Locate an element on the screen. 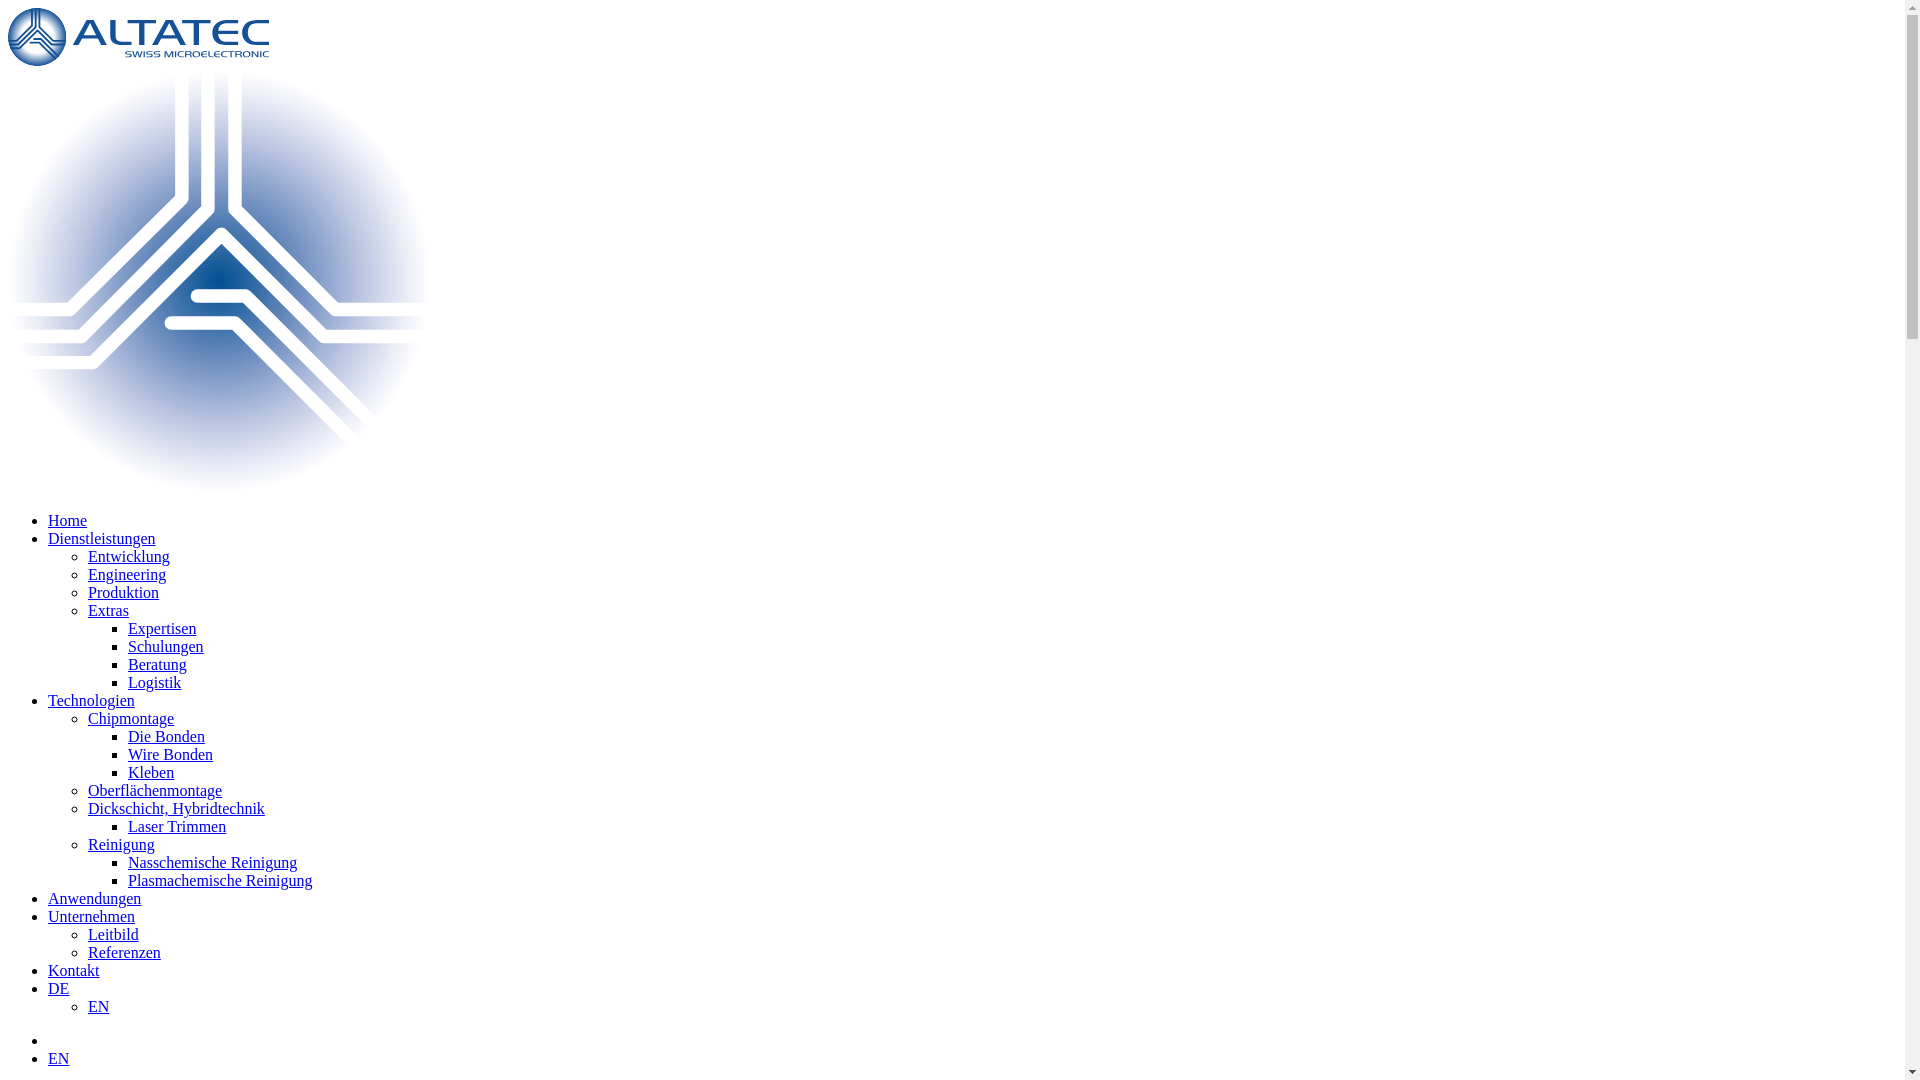  'Dienstleistungen' is located at coordinates (100, 537).